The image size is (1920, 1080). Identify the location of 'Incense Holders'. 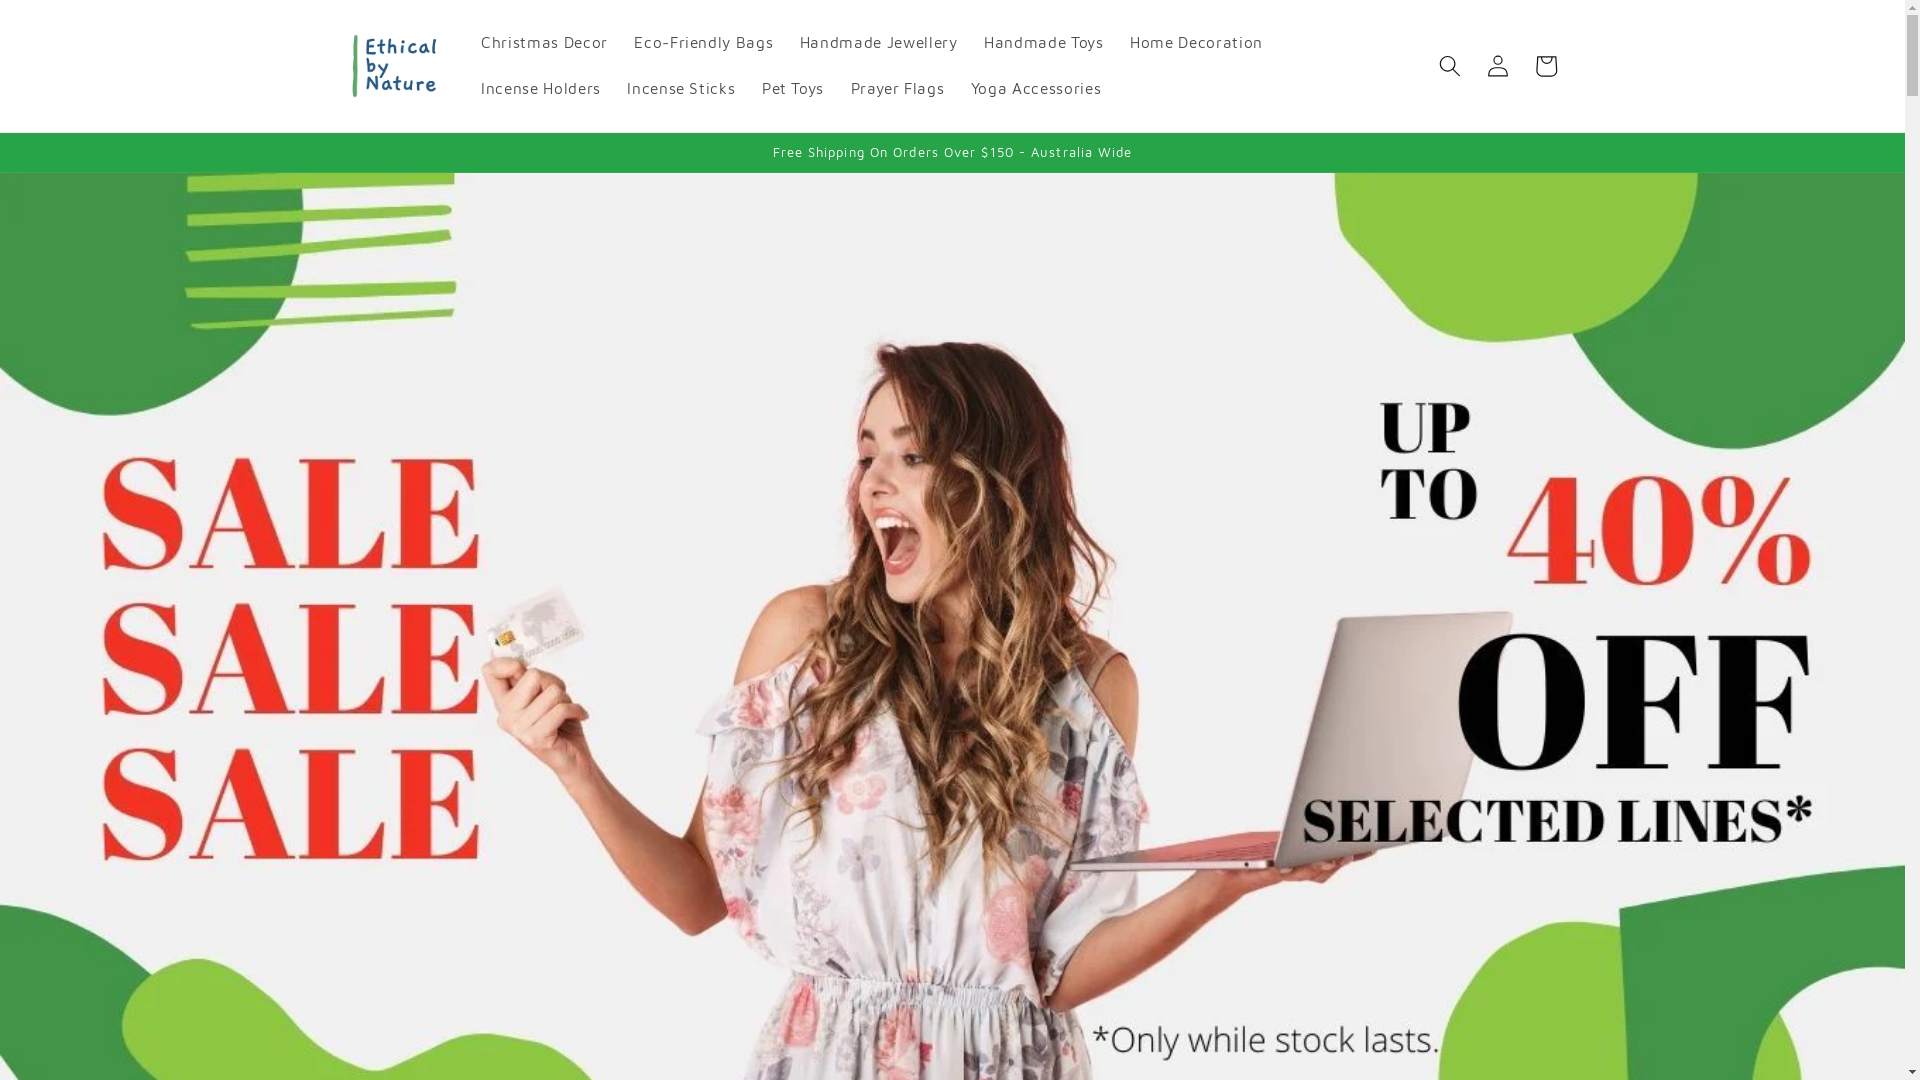
(541, 87).